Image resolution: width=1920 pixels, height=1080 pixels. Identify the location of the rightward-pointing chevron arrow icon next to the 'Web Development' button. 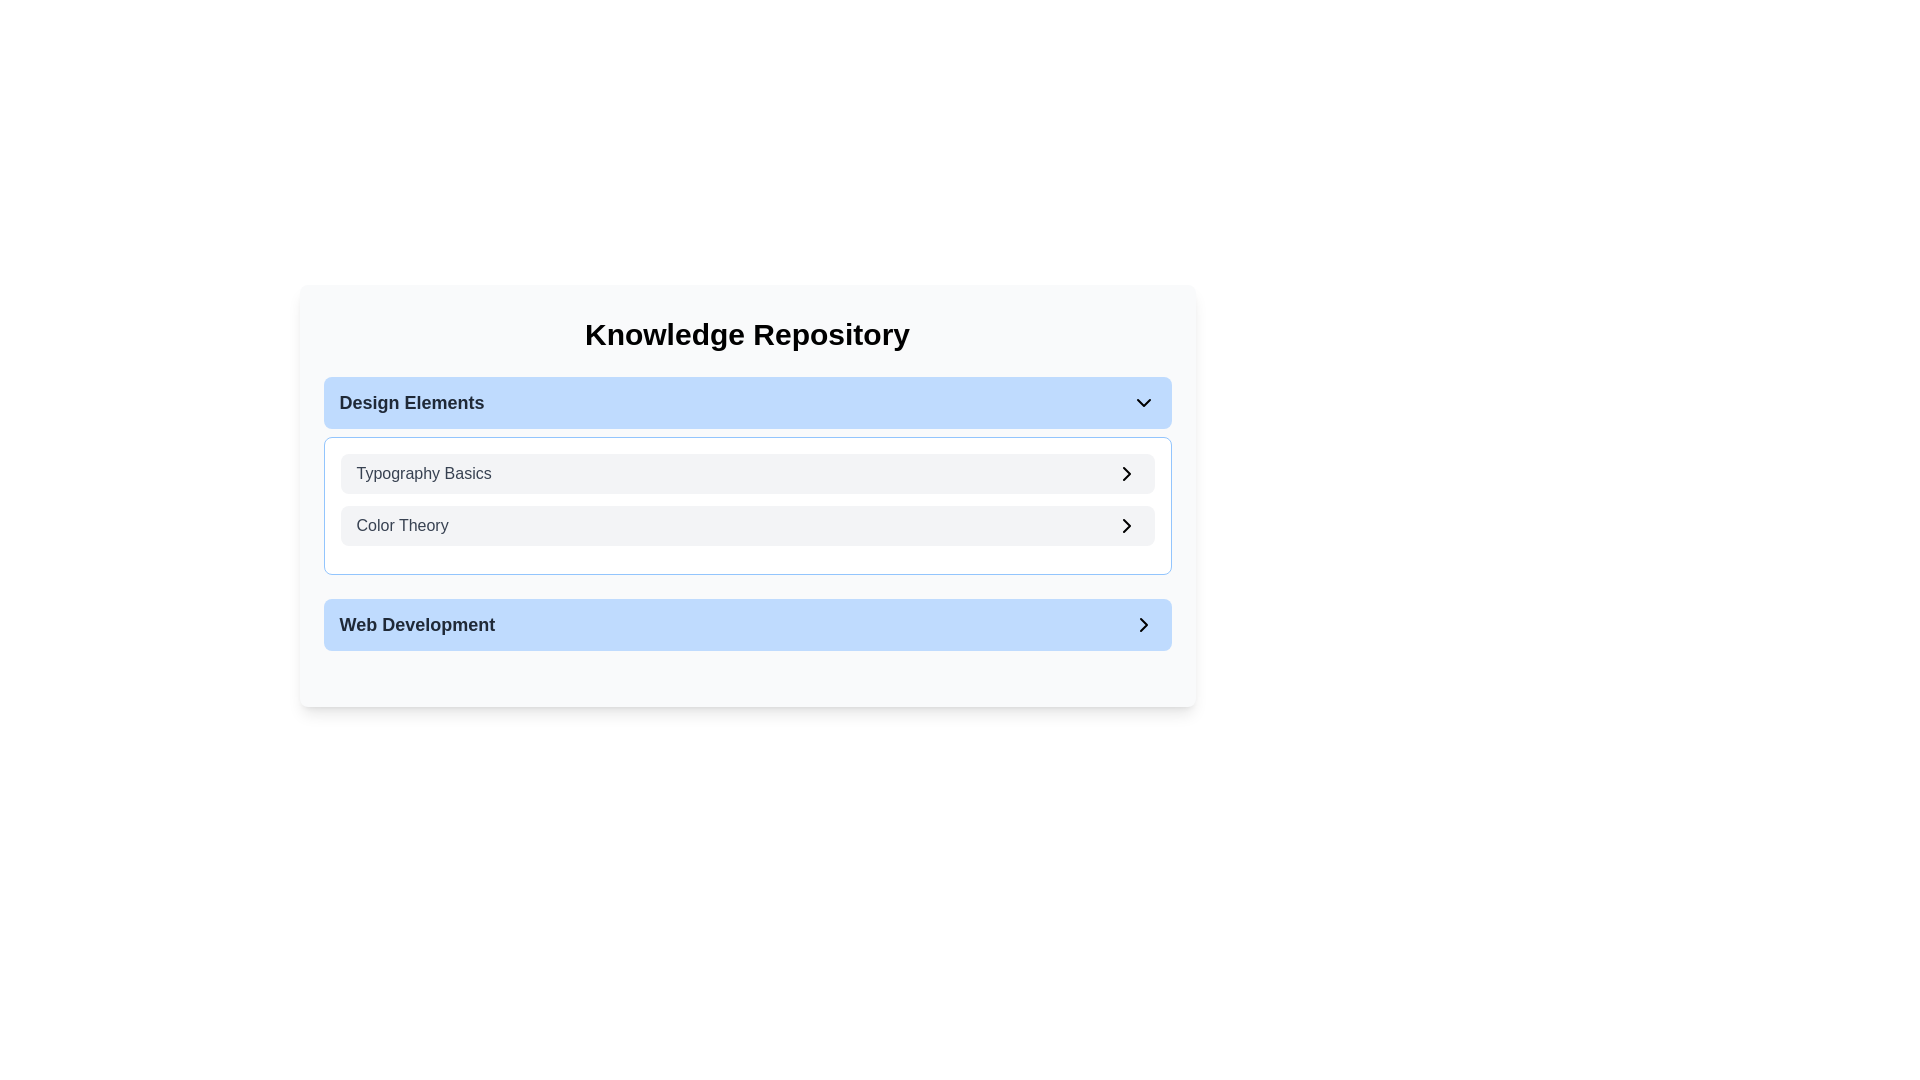
(1143, 623).